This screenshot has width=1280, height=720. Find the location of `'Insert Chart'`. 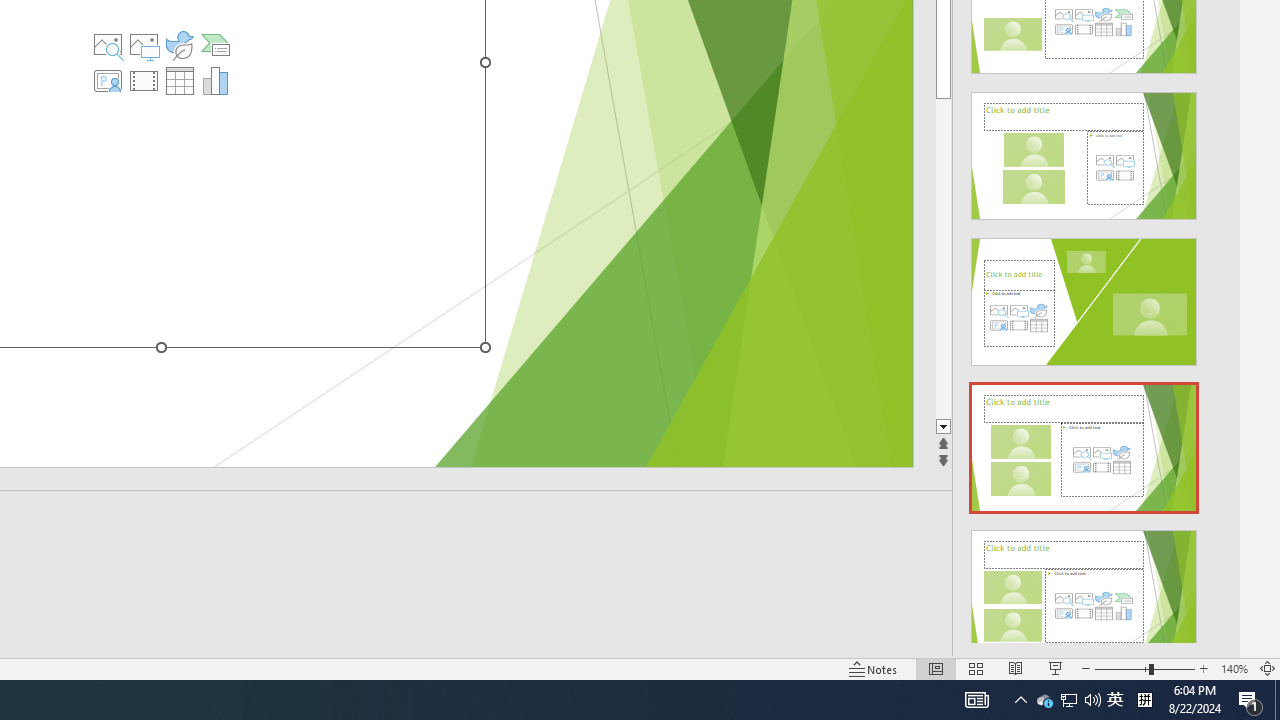

'Insert Chart' is located at coordinates (215, 80).